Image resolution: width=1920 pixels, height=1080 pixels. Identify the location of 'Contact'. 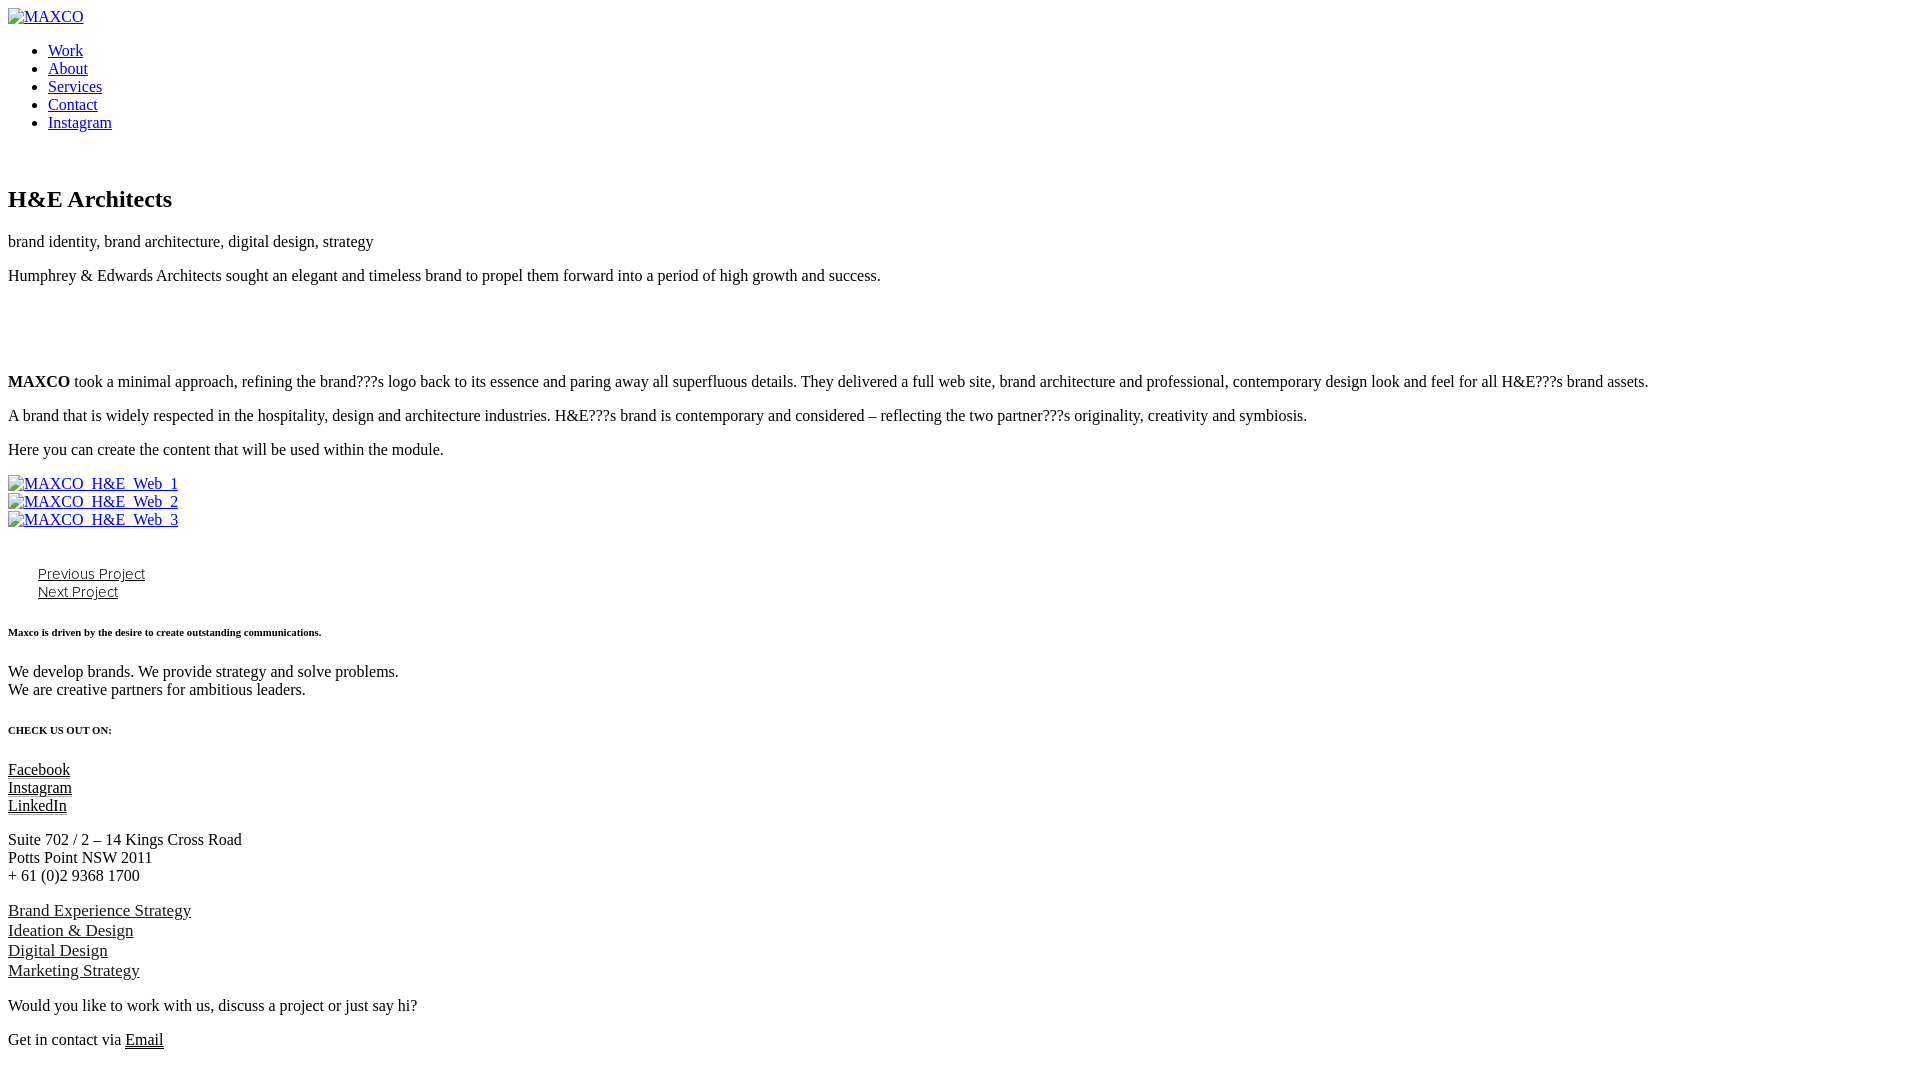
(48, 104).